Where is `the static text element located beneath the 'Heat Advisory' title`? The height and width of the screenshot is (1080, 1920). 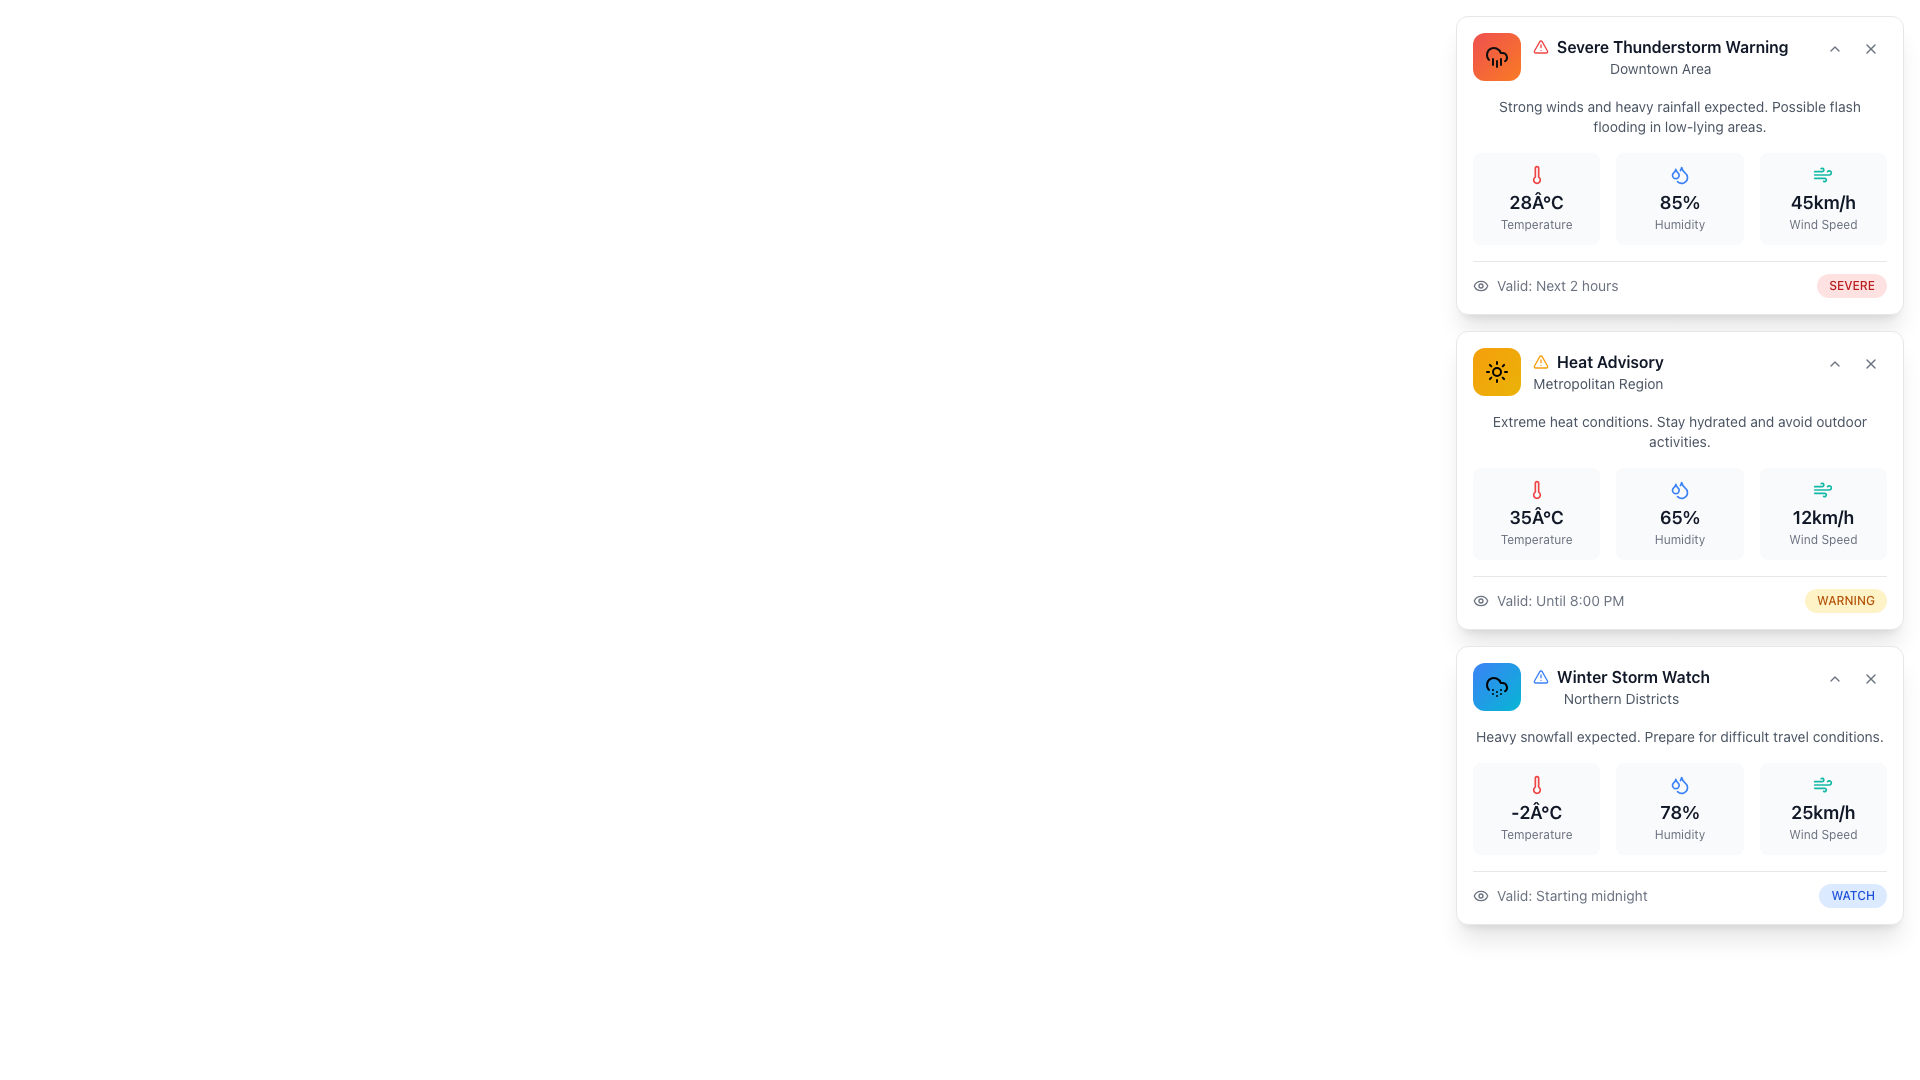 the static text element located beneath the 'Heat Advisory' title is located at coordinates (1597, 384).